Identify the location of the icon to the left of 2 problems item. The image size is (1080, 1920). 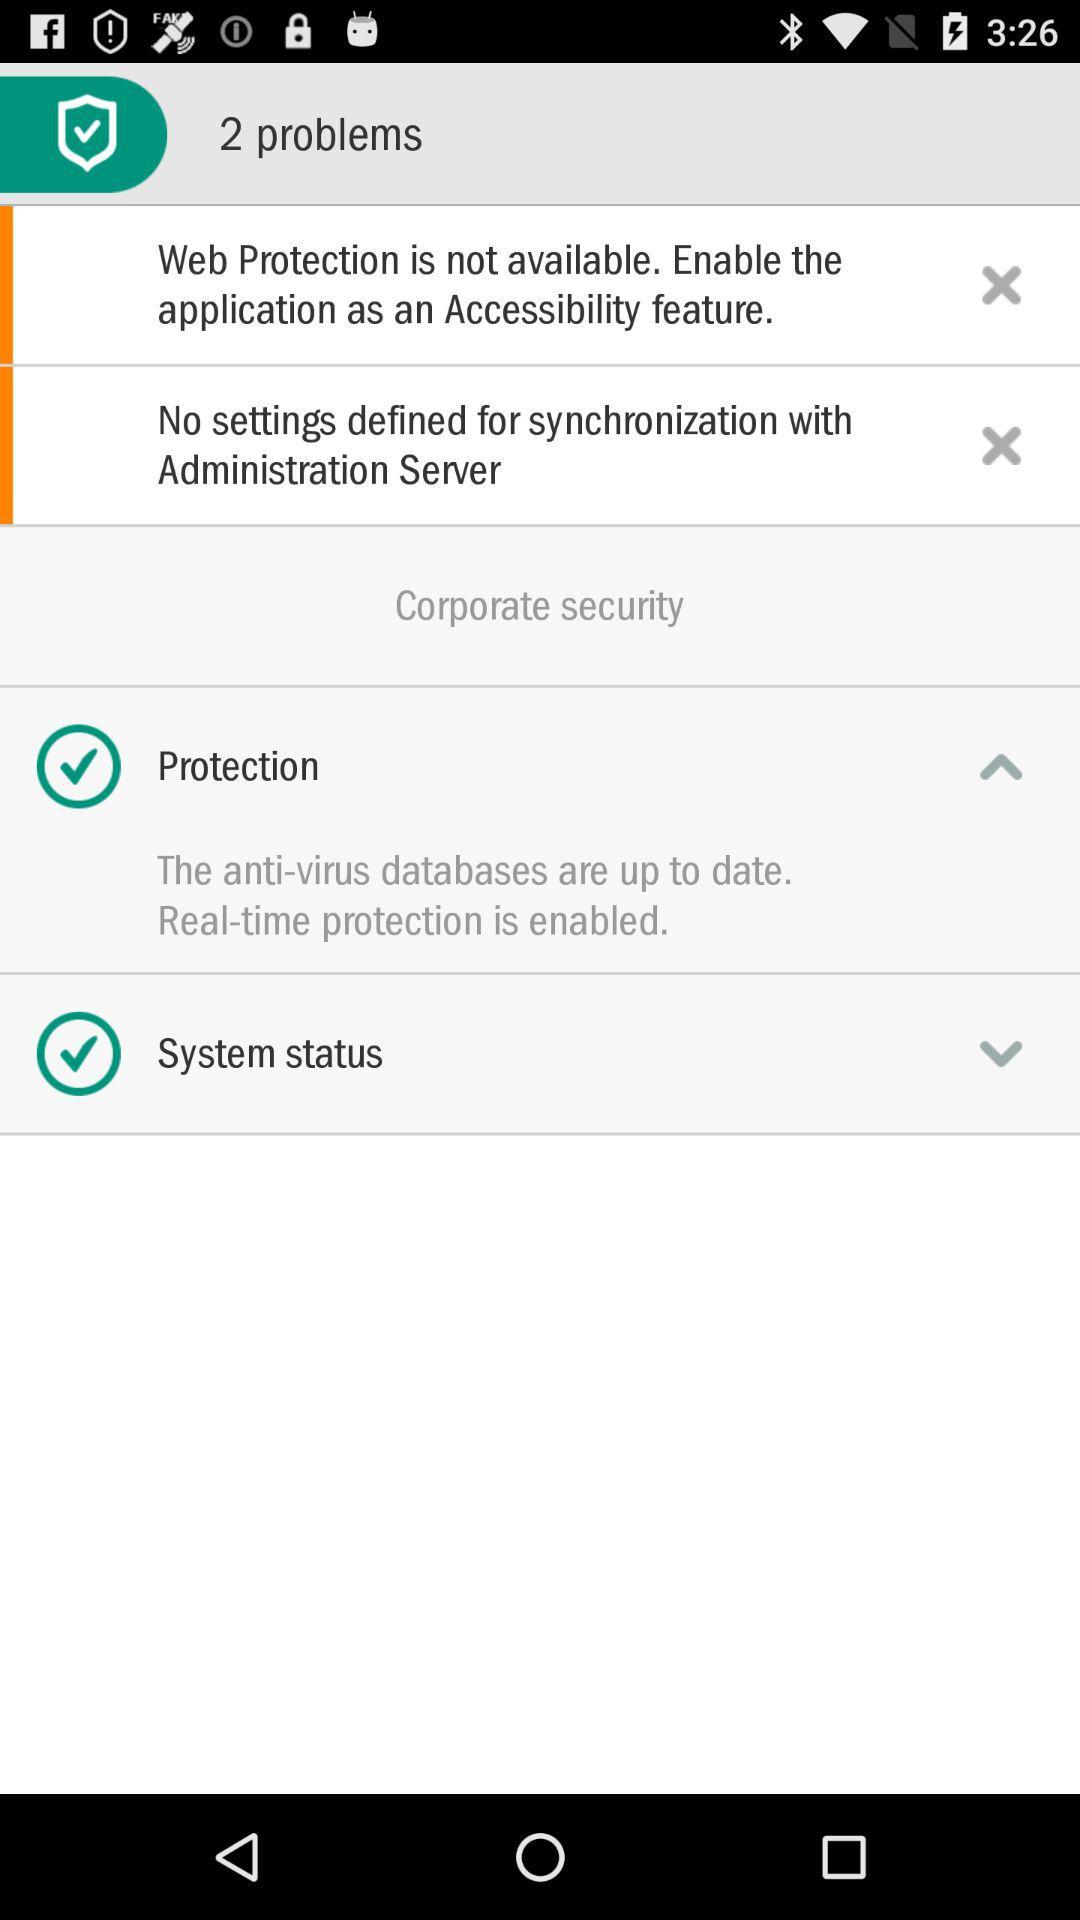
(82, 133).